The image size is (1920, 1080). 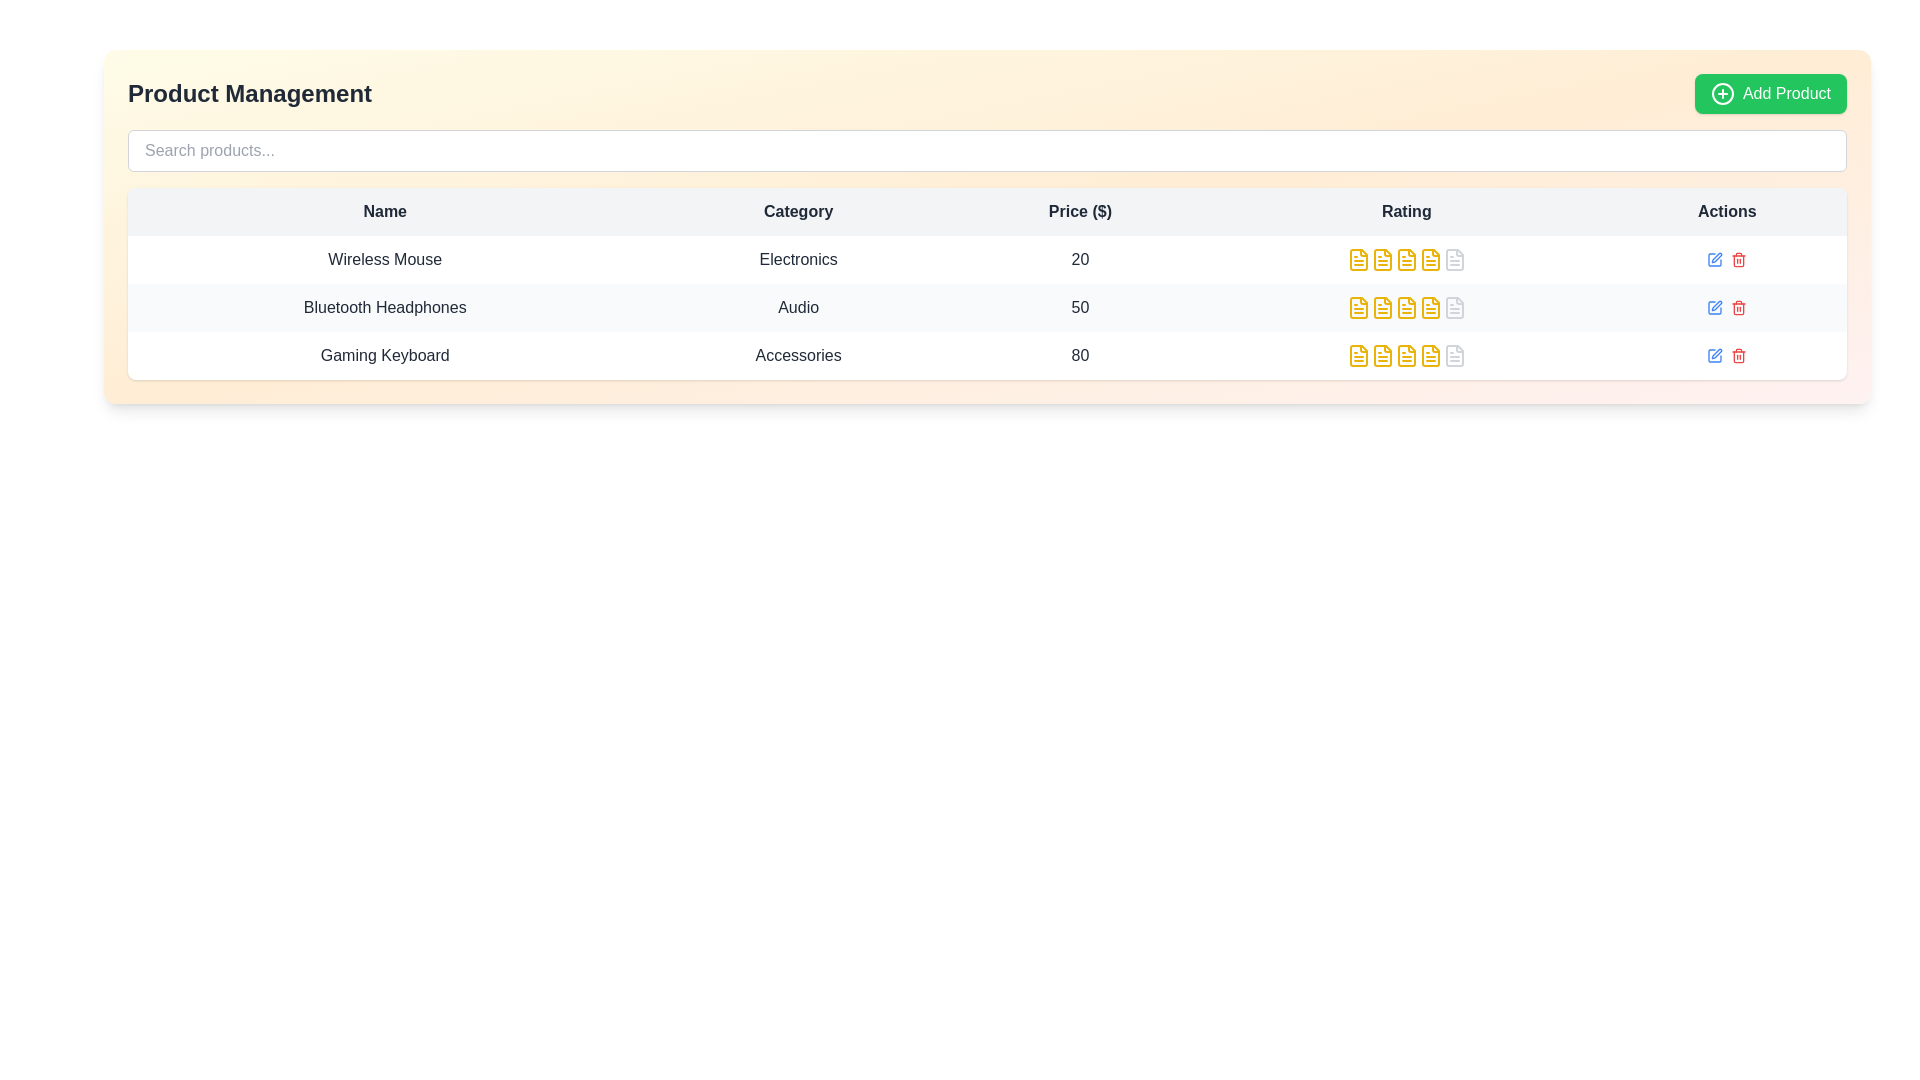 I want to click on the second icon, so click(x=1358, y=308).